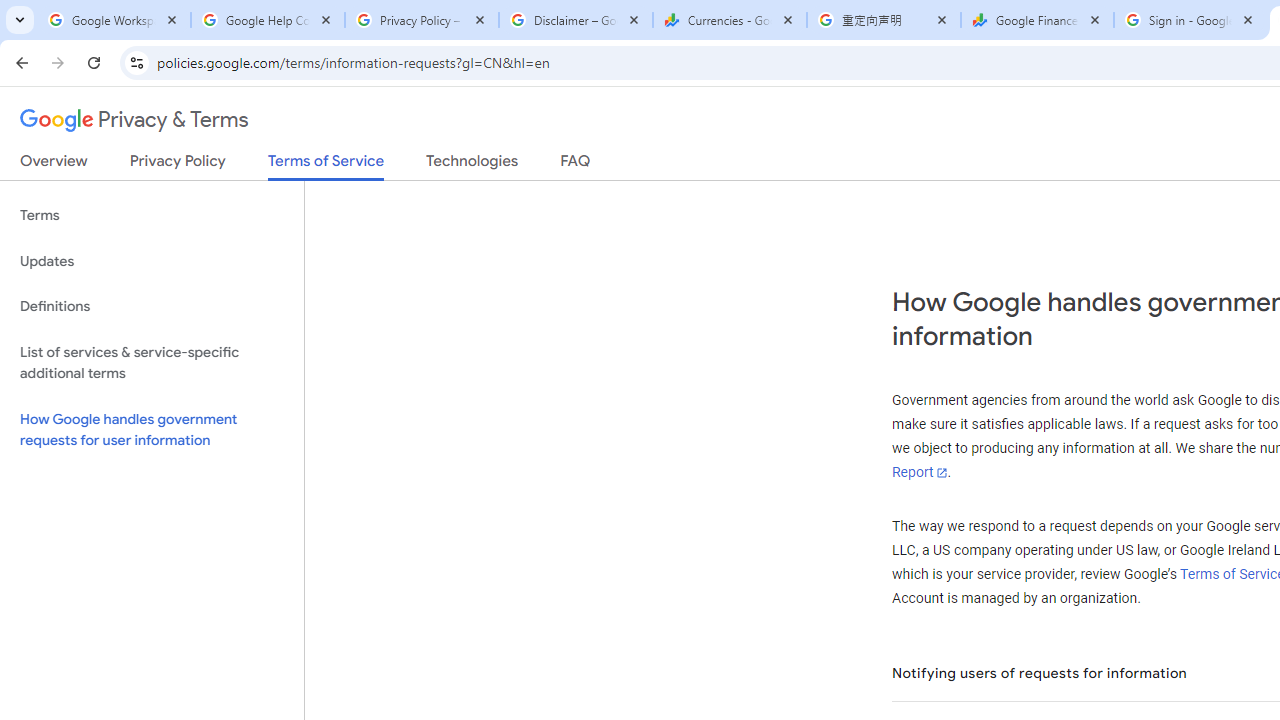 The width and height of the screenshot is (1280, 720). What do you see at coordinates (1190, 20) in the screenshot?
I see `'Sign in - Google Accounts'` at bounding box center [1190, 20].